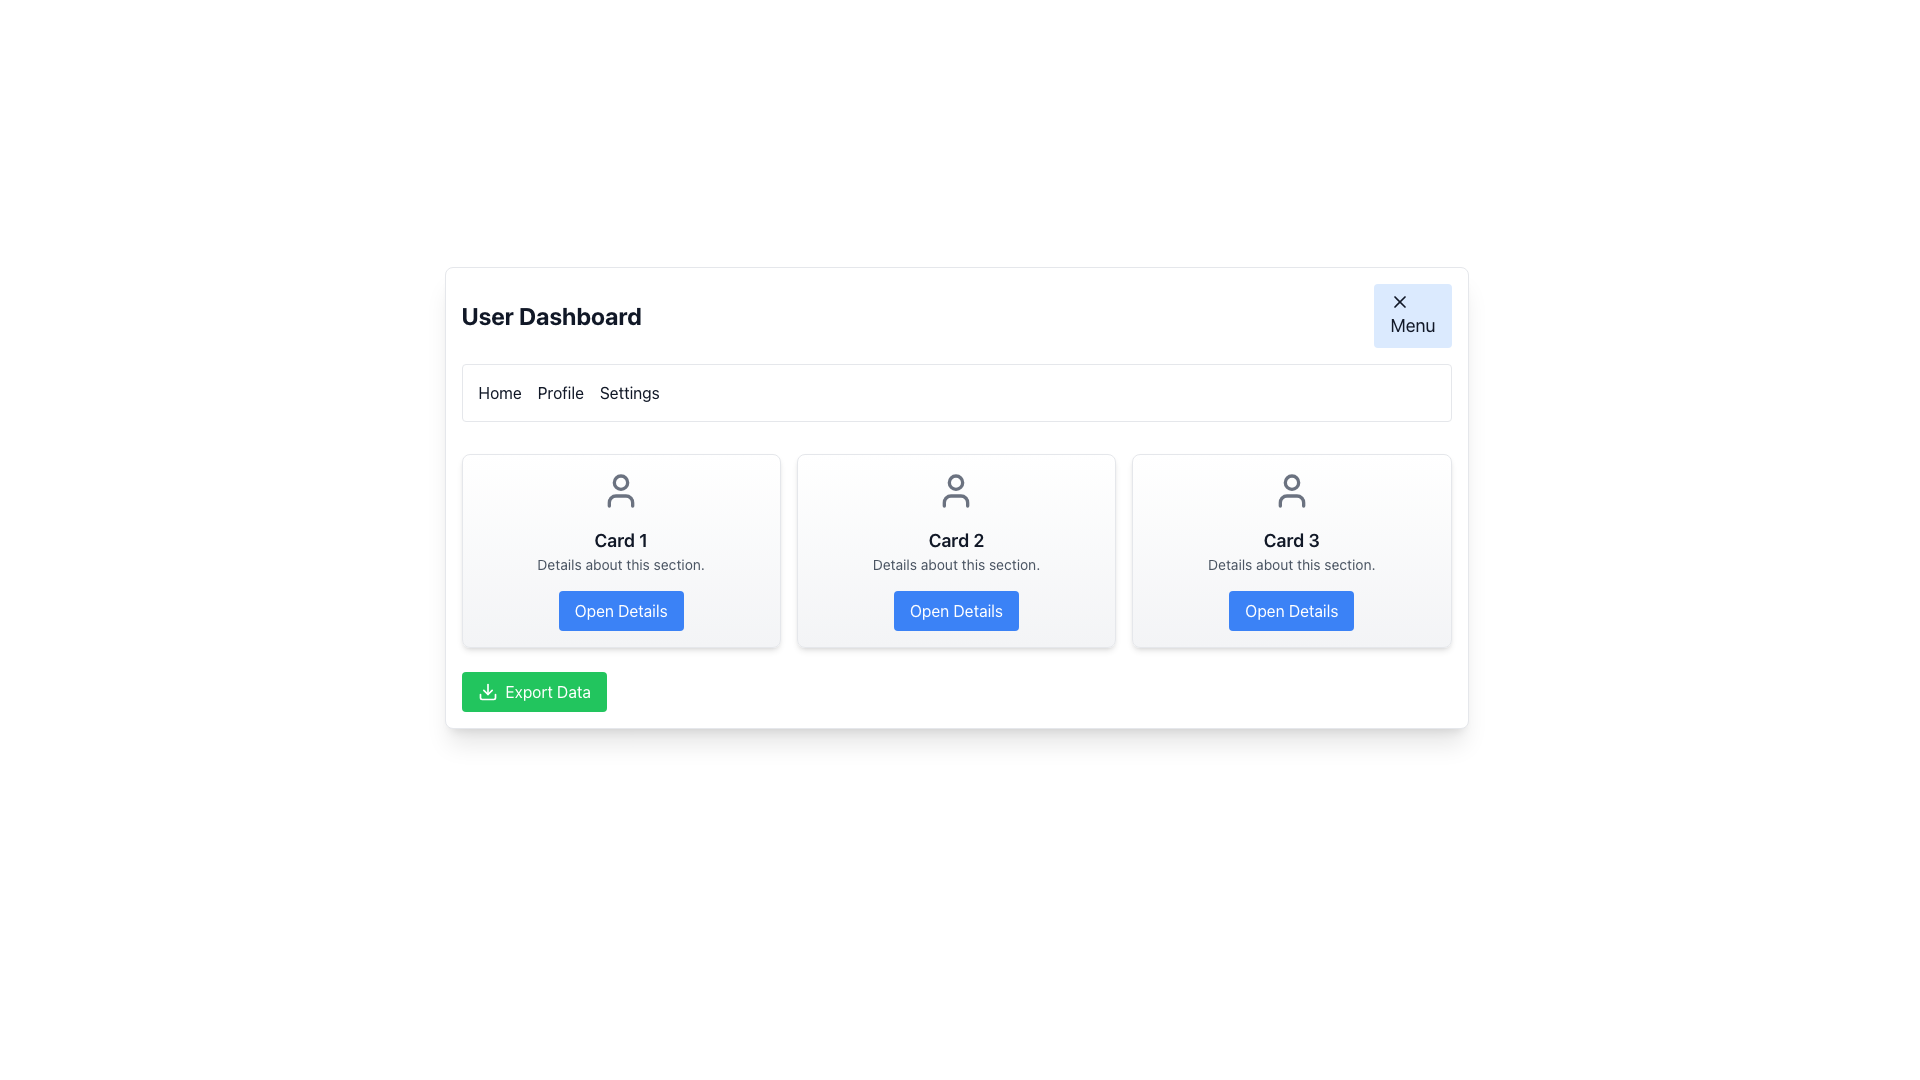 The height and width of the screenshot is (1080, 1920). Describe the element at coordinates (1291, 500) in the screenshot. I see `the lower part of the user icon in the third card of a row of three cards to enhance visual representation` at that location.